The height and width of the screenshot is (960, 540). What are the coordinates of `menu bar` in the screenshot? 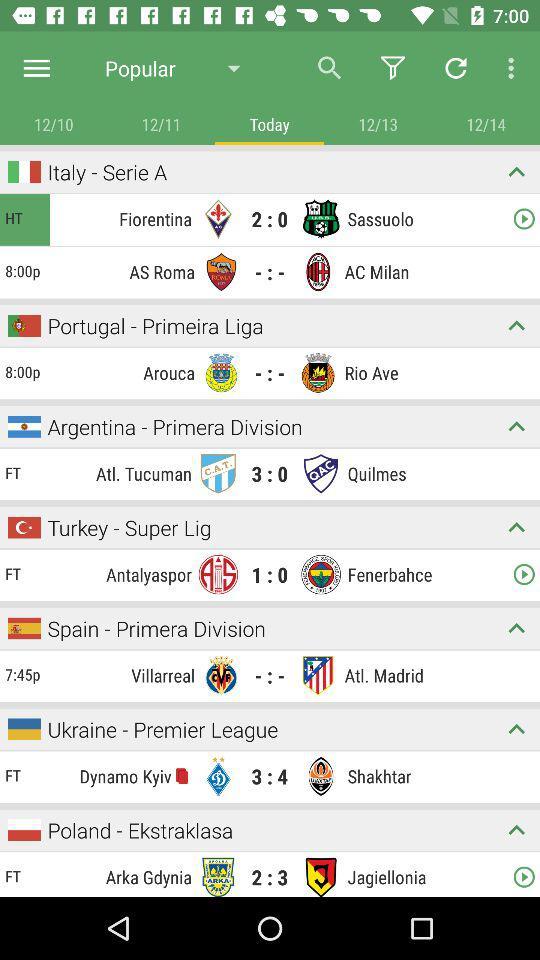 It's located at (36, 68).